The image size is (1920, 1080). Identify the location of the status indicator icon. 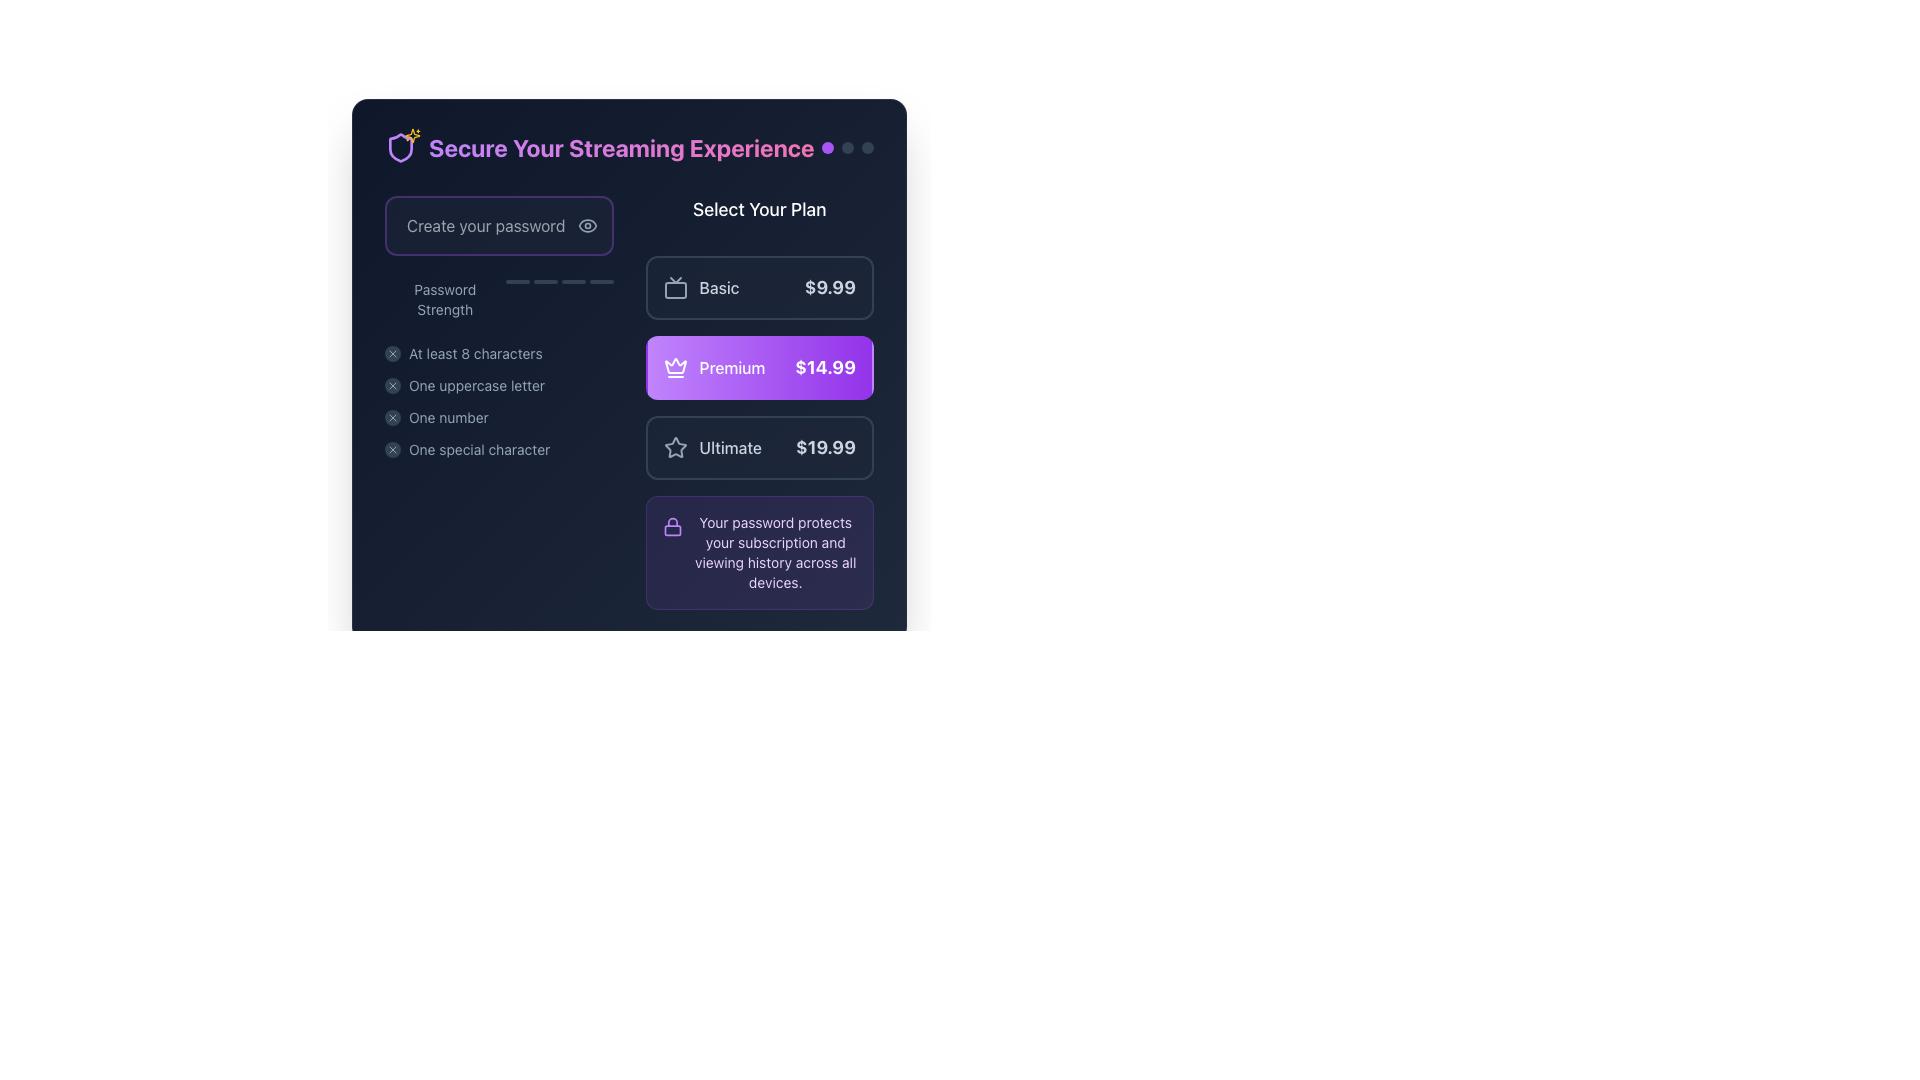
(393, 353).